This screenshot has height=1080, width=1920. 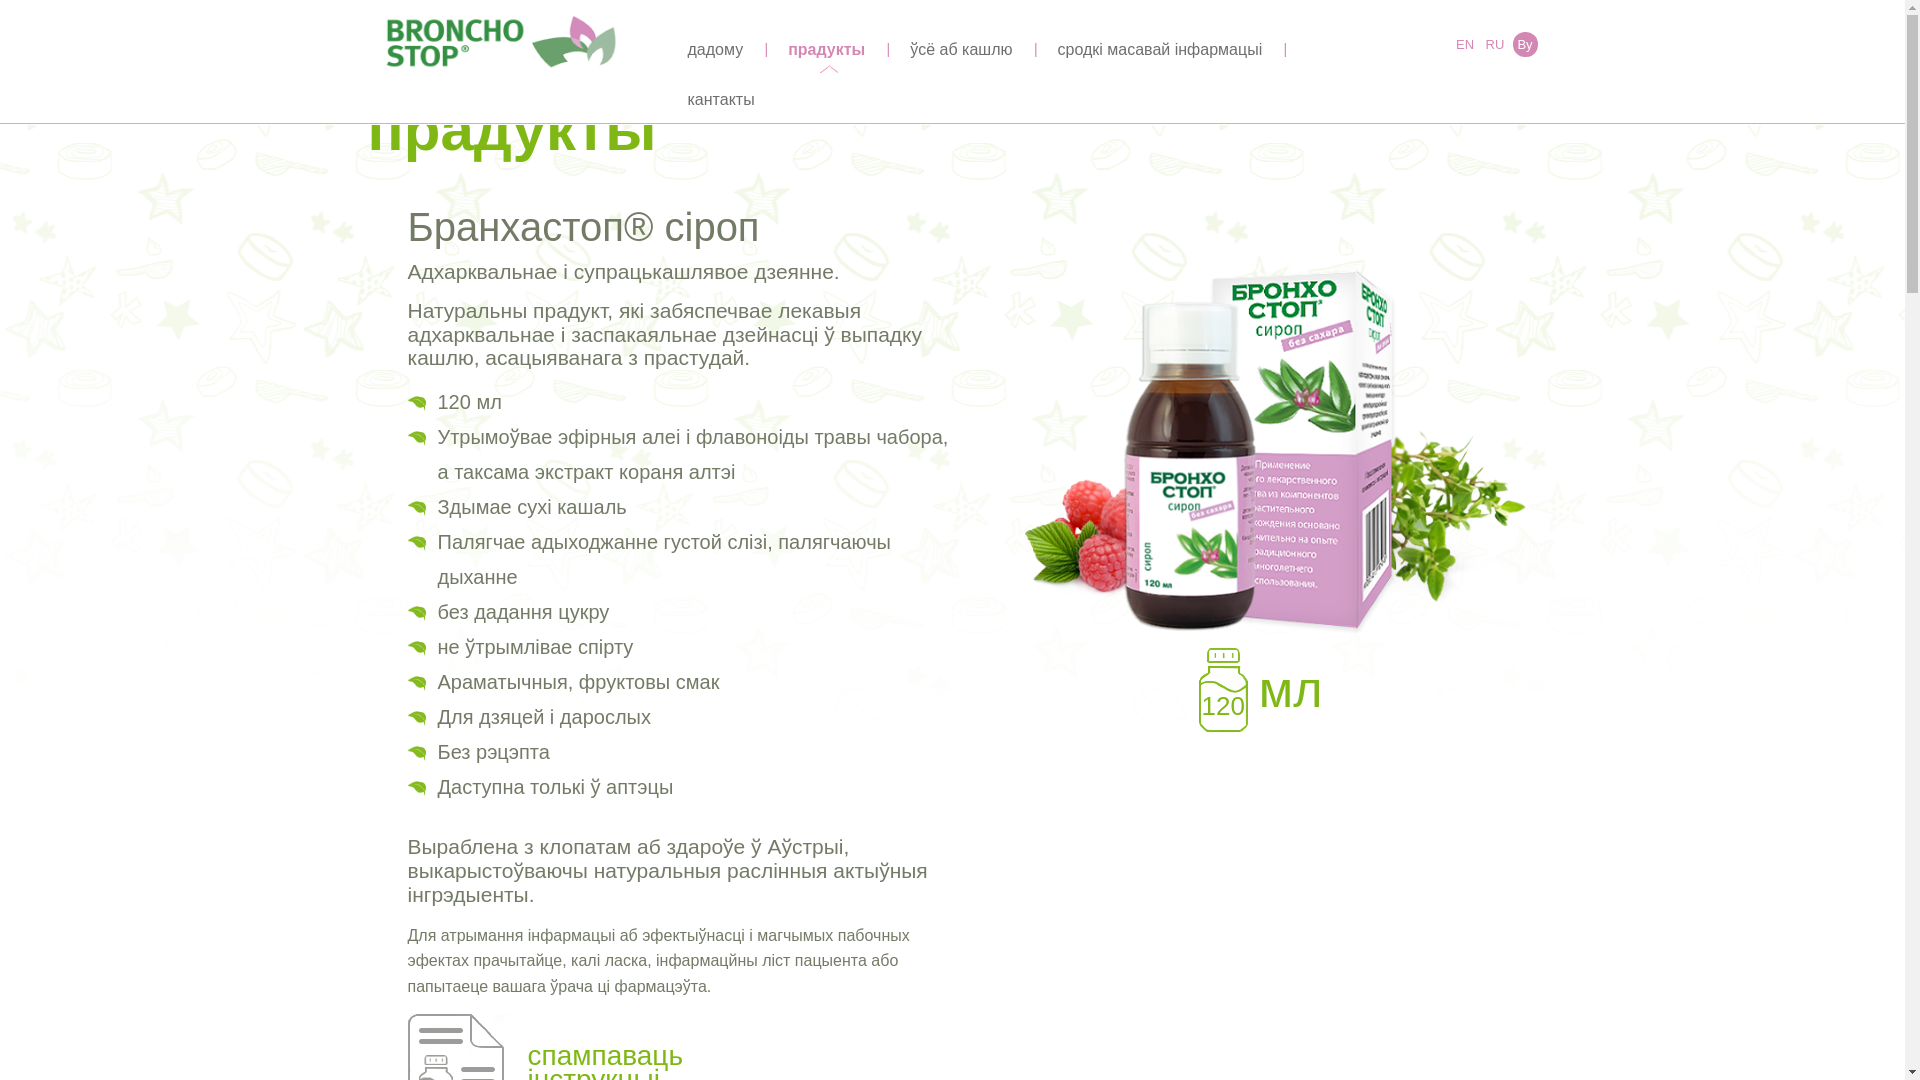 I want to click on 'EN', so click(x=1464, y=44).